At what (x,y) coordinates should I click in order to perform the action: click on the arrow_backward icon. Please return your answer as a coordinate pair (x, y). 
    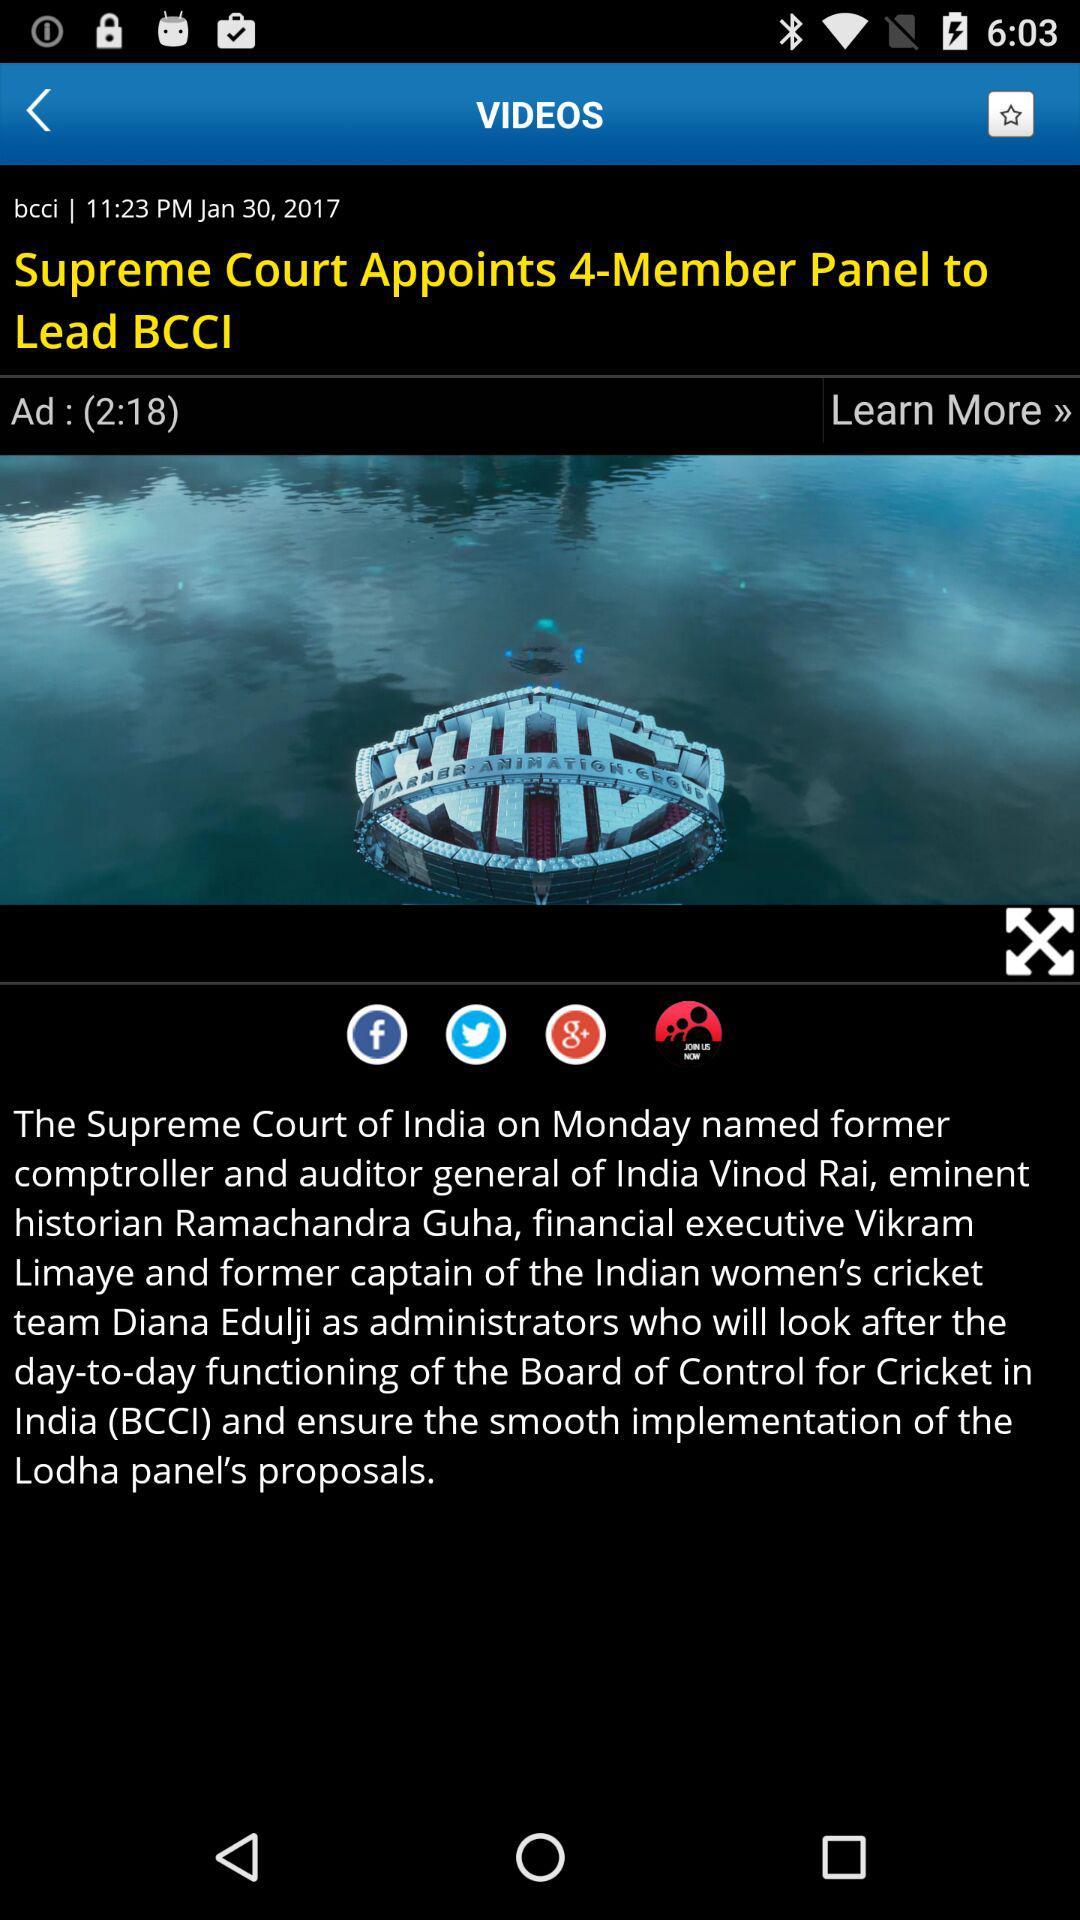
    Looking at the image, I should click on (45, 117).